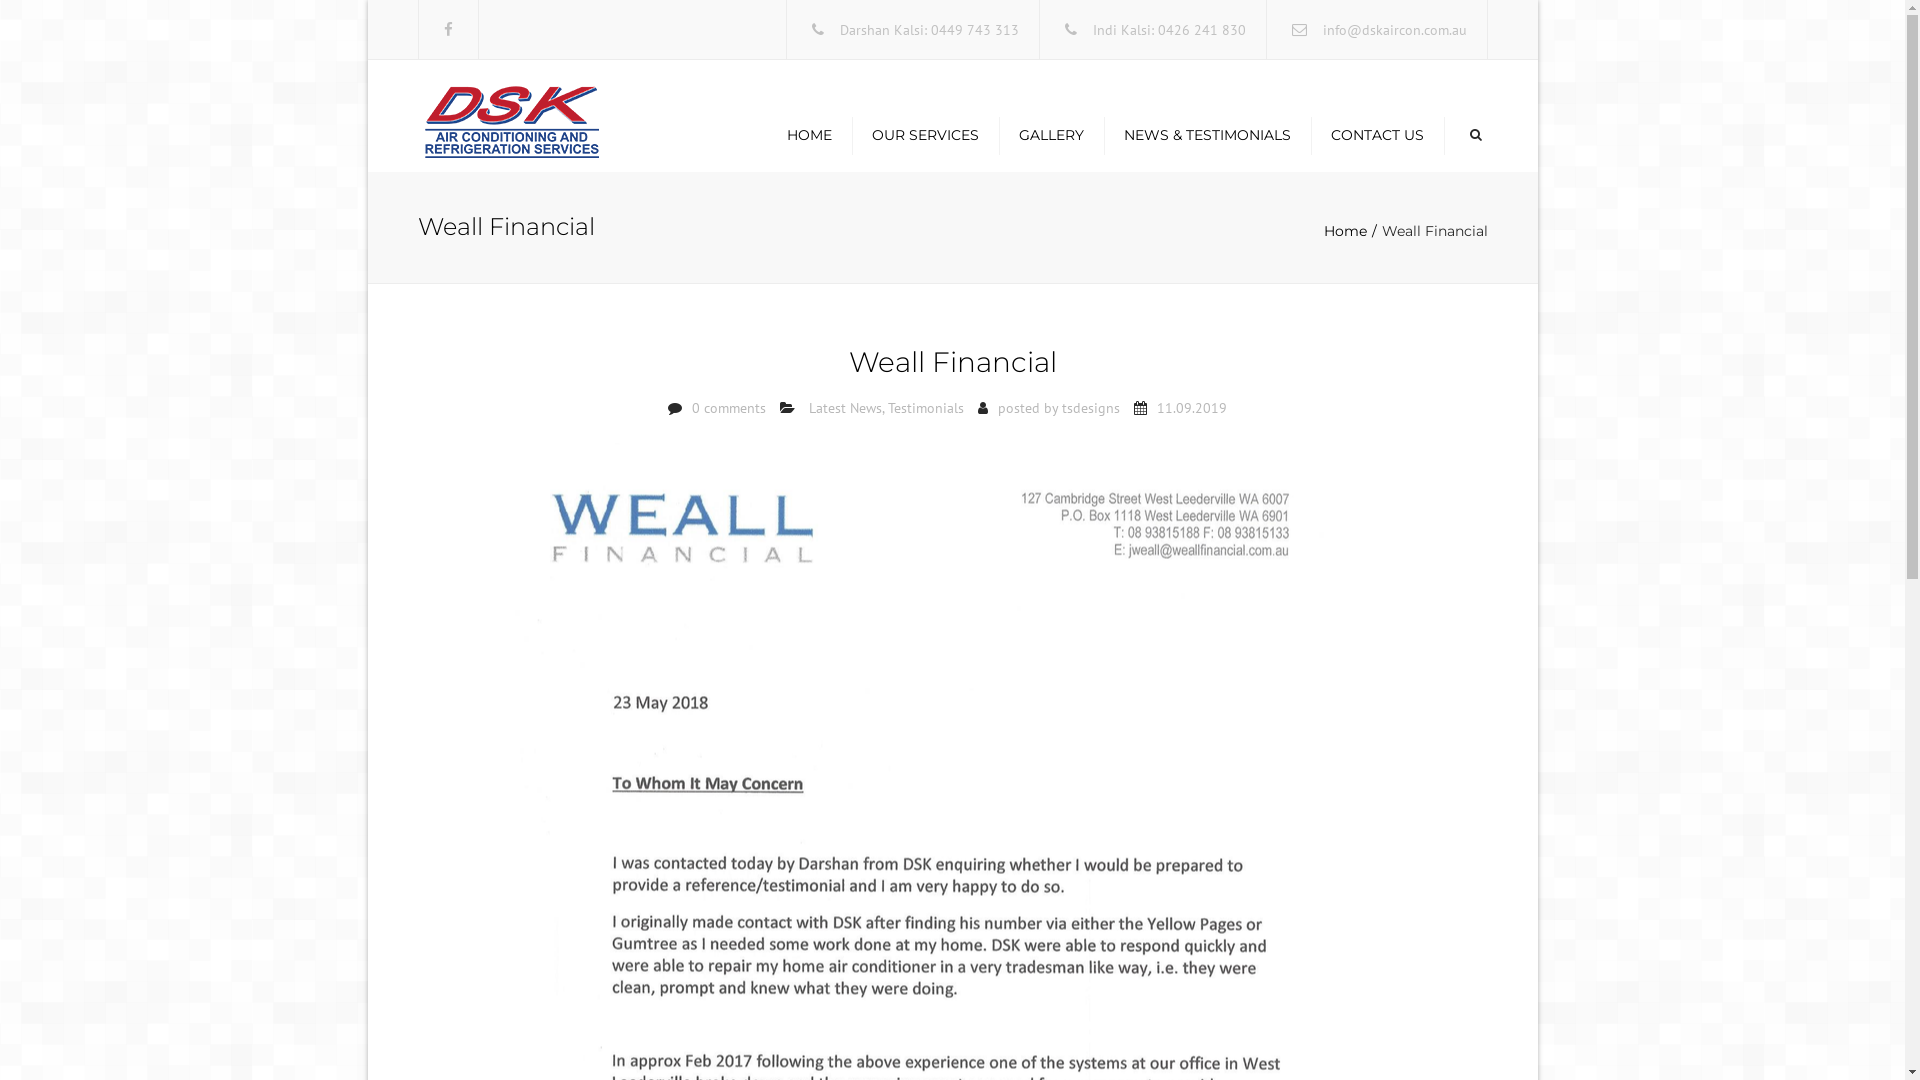 This screenshot has width=1920, height=1080. Describe the element at coordinates (1392, 30) in the screenshot. I see `'info@dskaircon.com.au'` at that location.